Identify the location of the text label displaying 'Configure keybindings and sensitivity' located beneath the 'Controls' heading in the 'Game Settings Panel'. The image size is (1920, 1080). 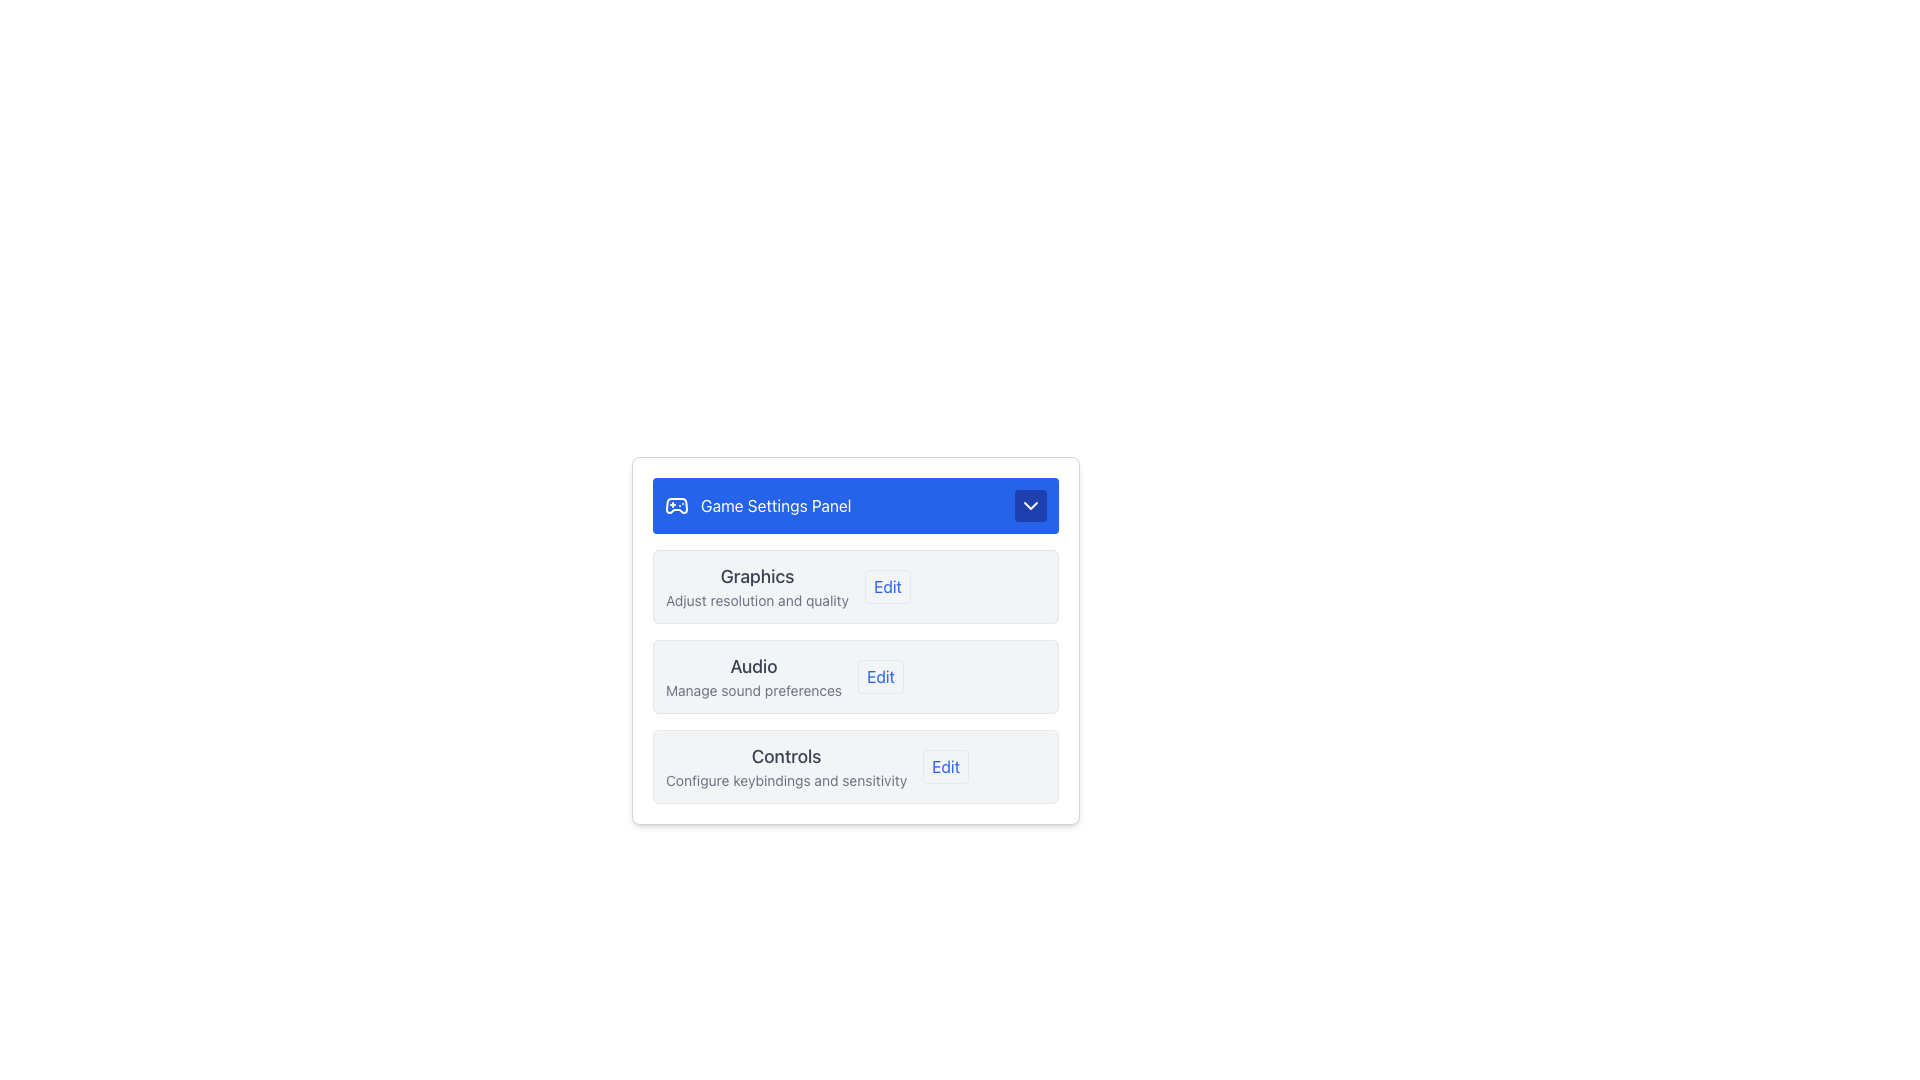
(785, 779).